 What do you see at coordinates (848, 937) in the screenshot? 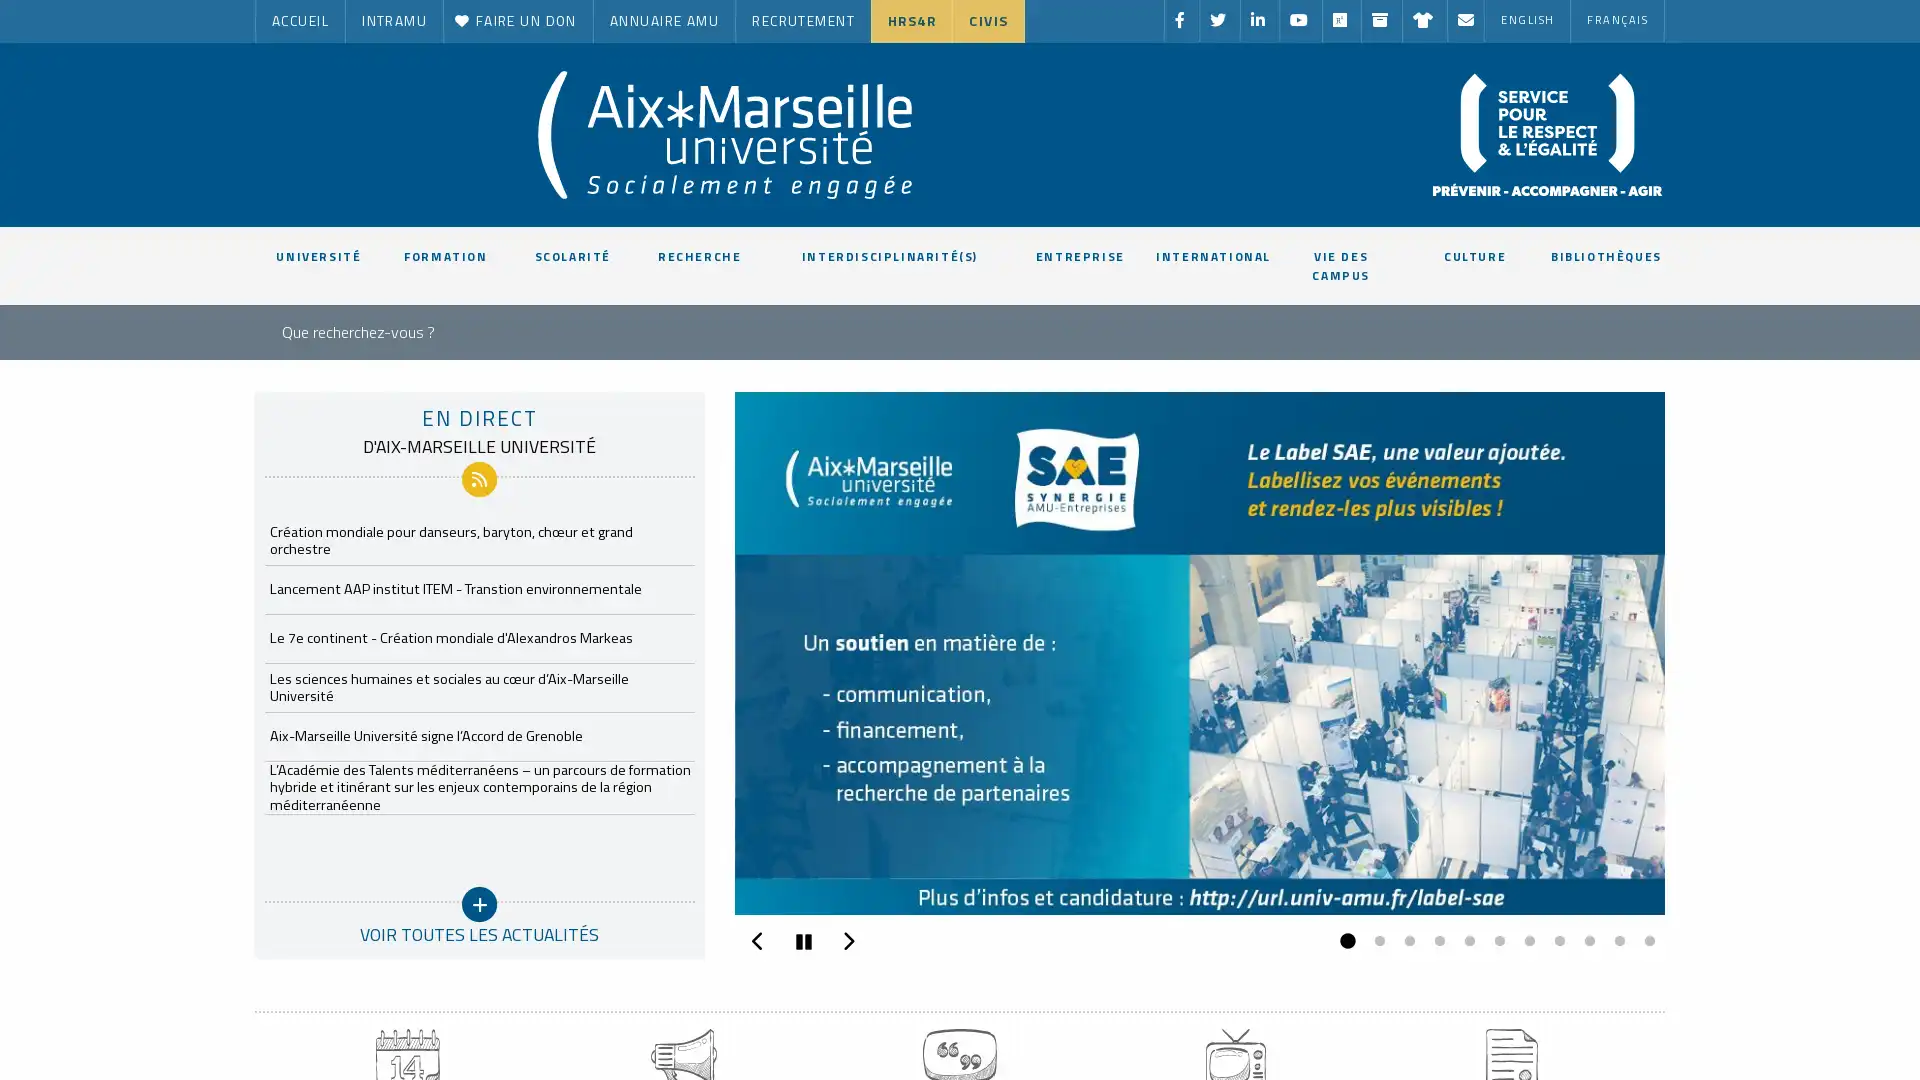
I see `Next` at bounding box center [848, 937].